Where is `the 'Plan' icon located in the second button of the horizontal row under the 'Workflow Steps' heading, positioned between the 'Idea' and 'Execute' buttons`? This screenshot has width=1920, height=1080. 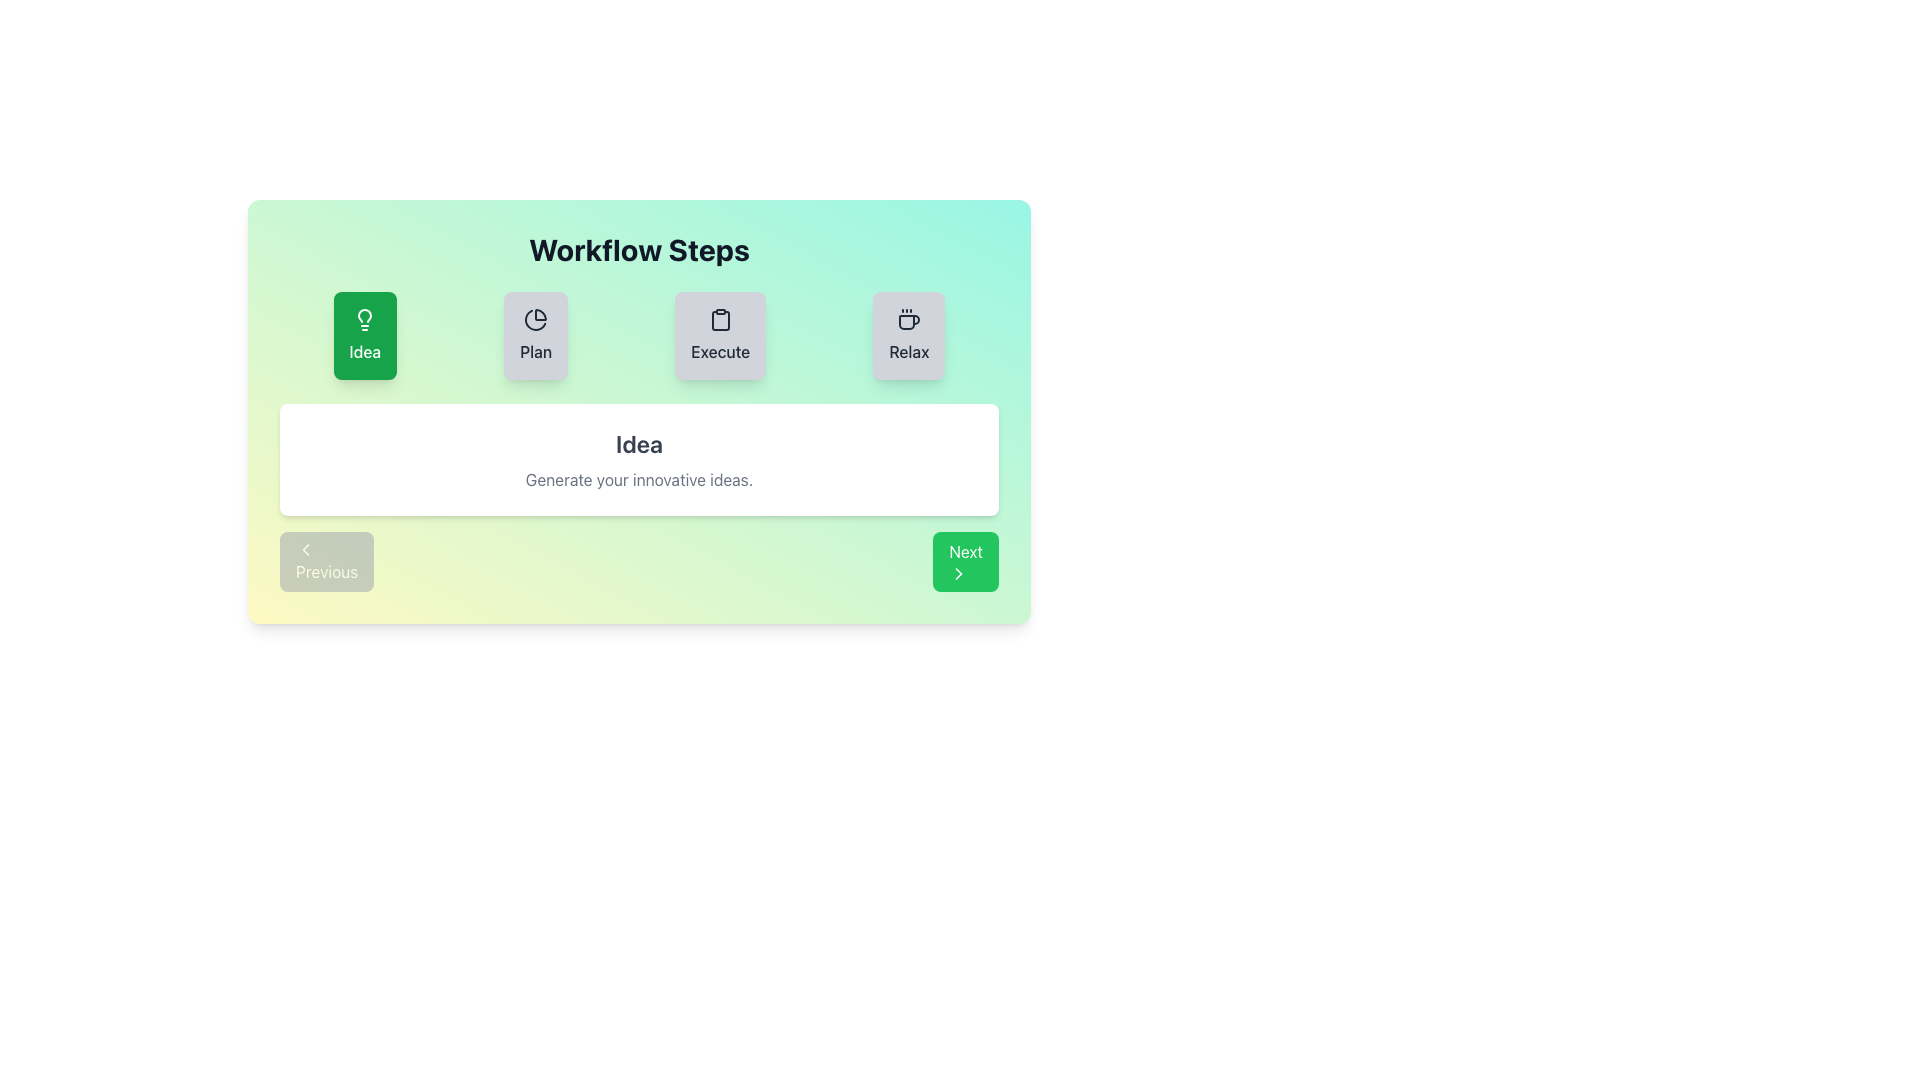 the 'Plan' icon located in the second button of the horizontal row under the 'Workflow Steps' heading, positioned between the 'Idea' and 'Execute' buttons is located at coordinates (536, 319).